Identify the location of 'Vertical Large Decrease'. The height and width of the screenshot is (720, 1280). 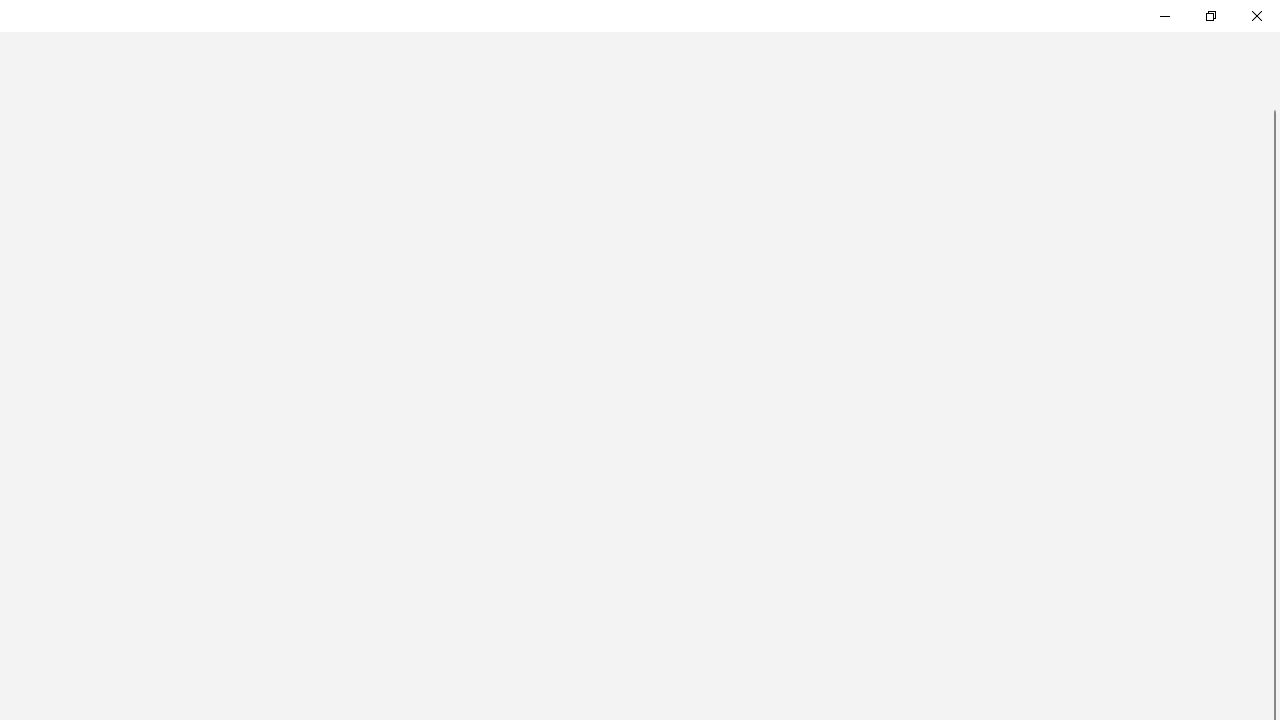
(1271, 100).